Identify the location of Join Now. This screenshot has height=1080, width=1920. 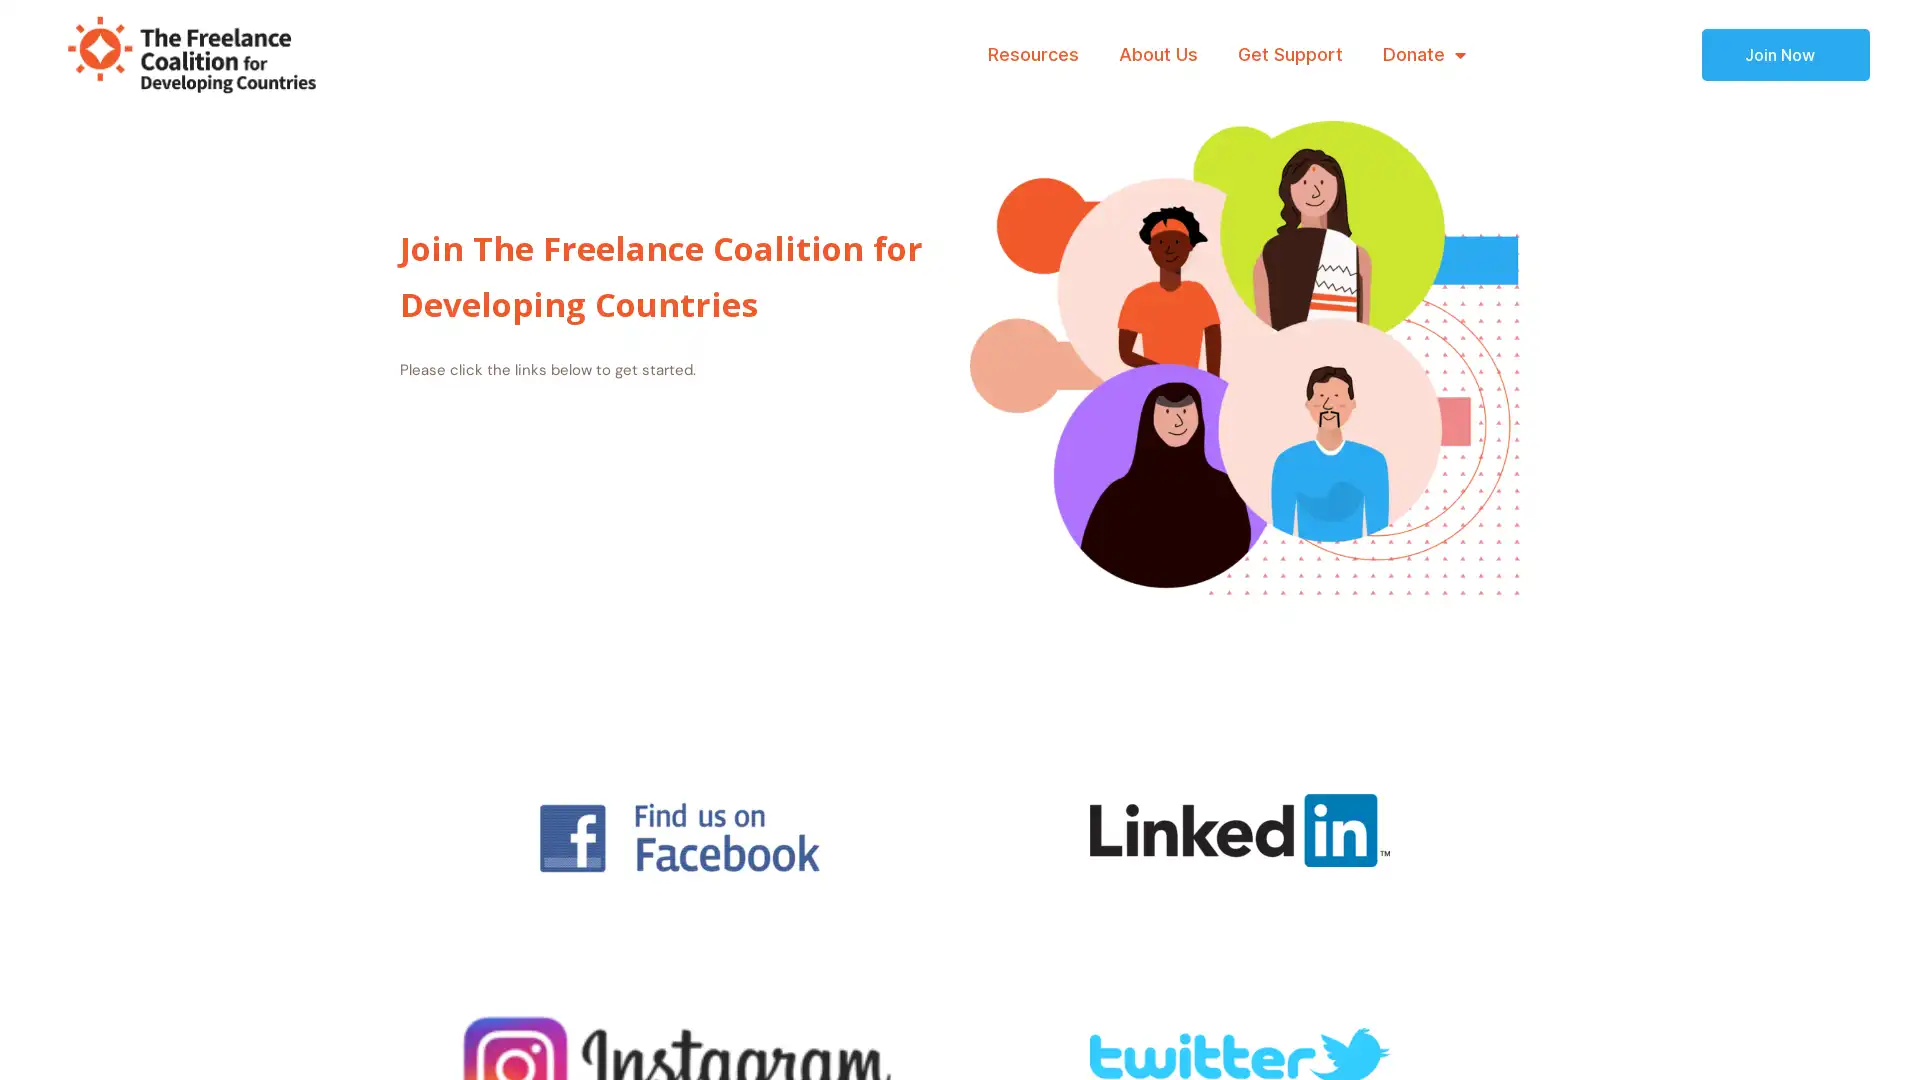
(1785, 53).